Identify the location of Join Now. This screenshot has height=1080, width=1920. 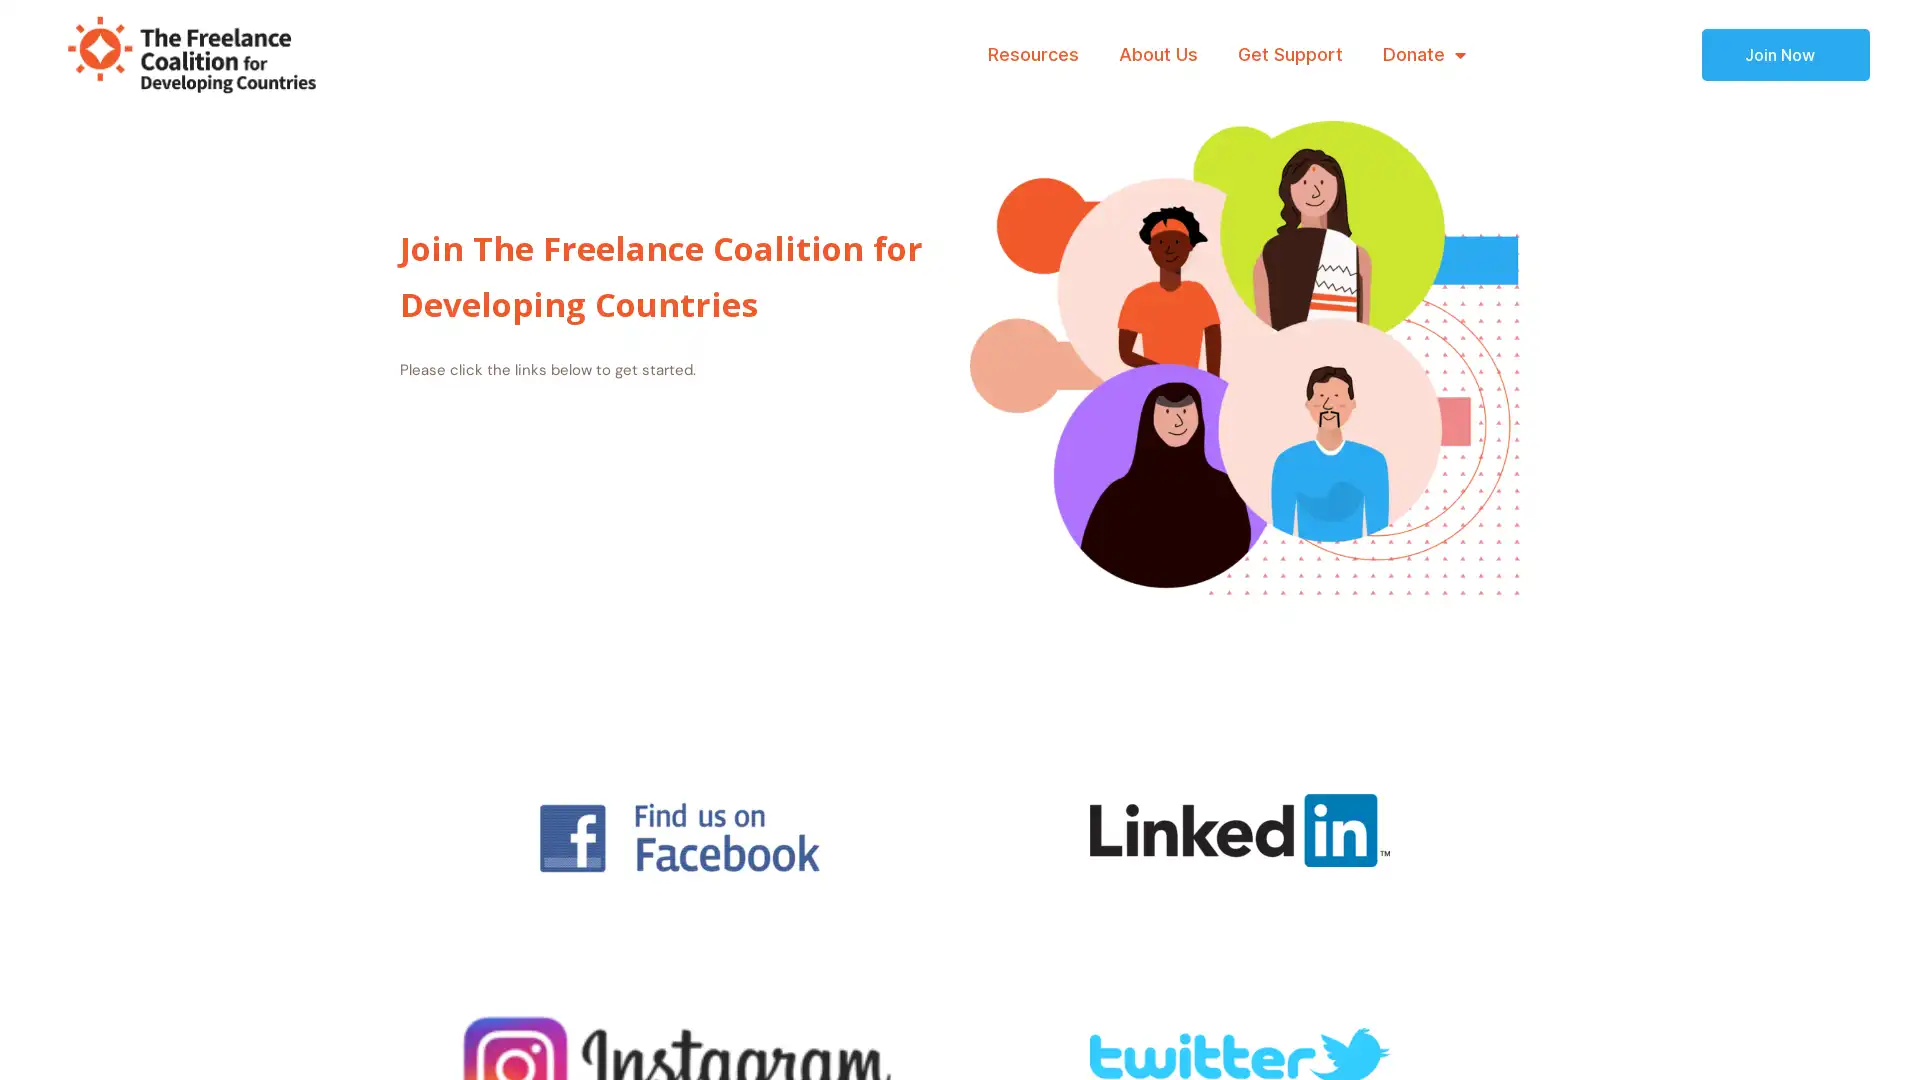
(1785, 53).